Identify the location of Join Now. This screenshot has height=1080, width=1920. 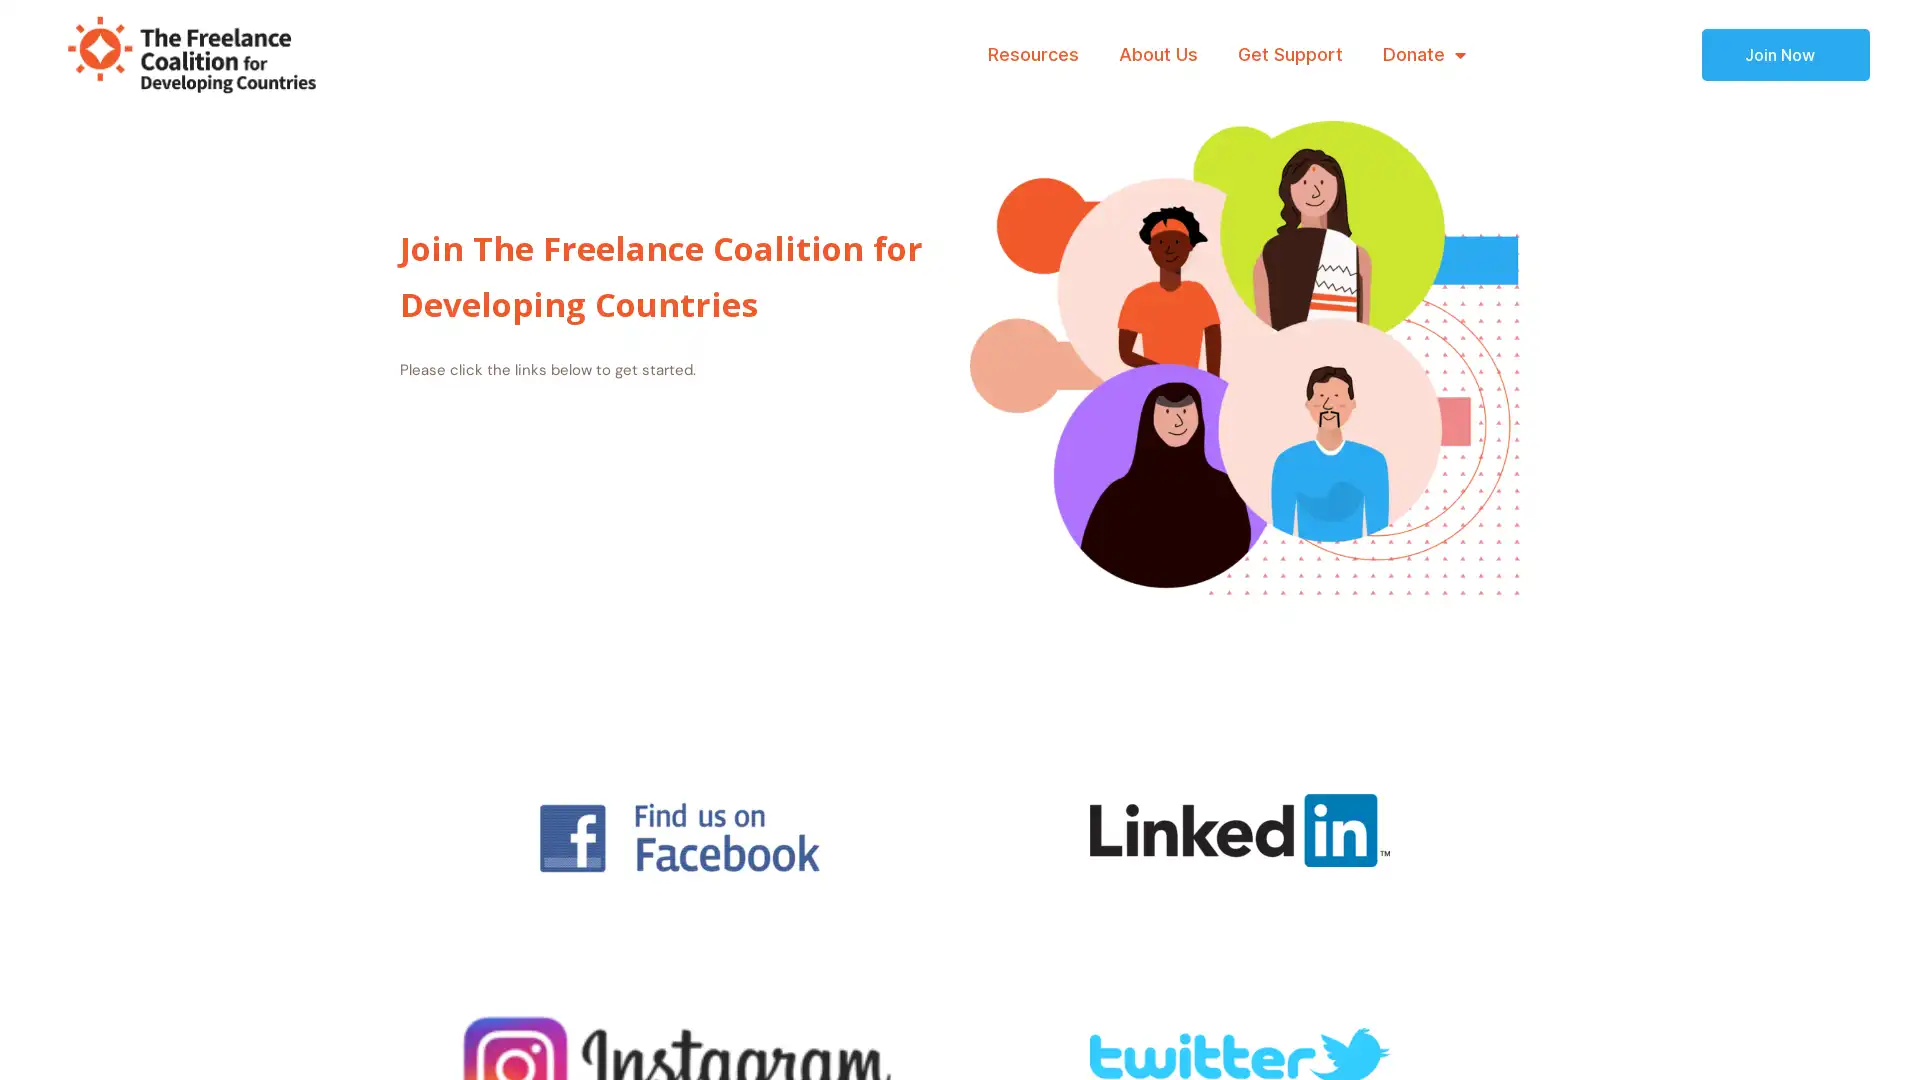
(1785, 53).